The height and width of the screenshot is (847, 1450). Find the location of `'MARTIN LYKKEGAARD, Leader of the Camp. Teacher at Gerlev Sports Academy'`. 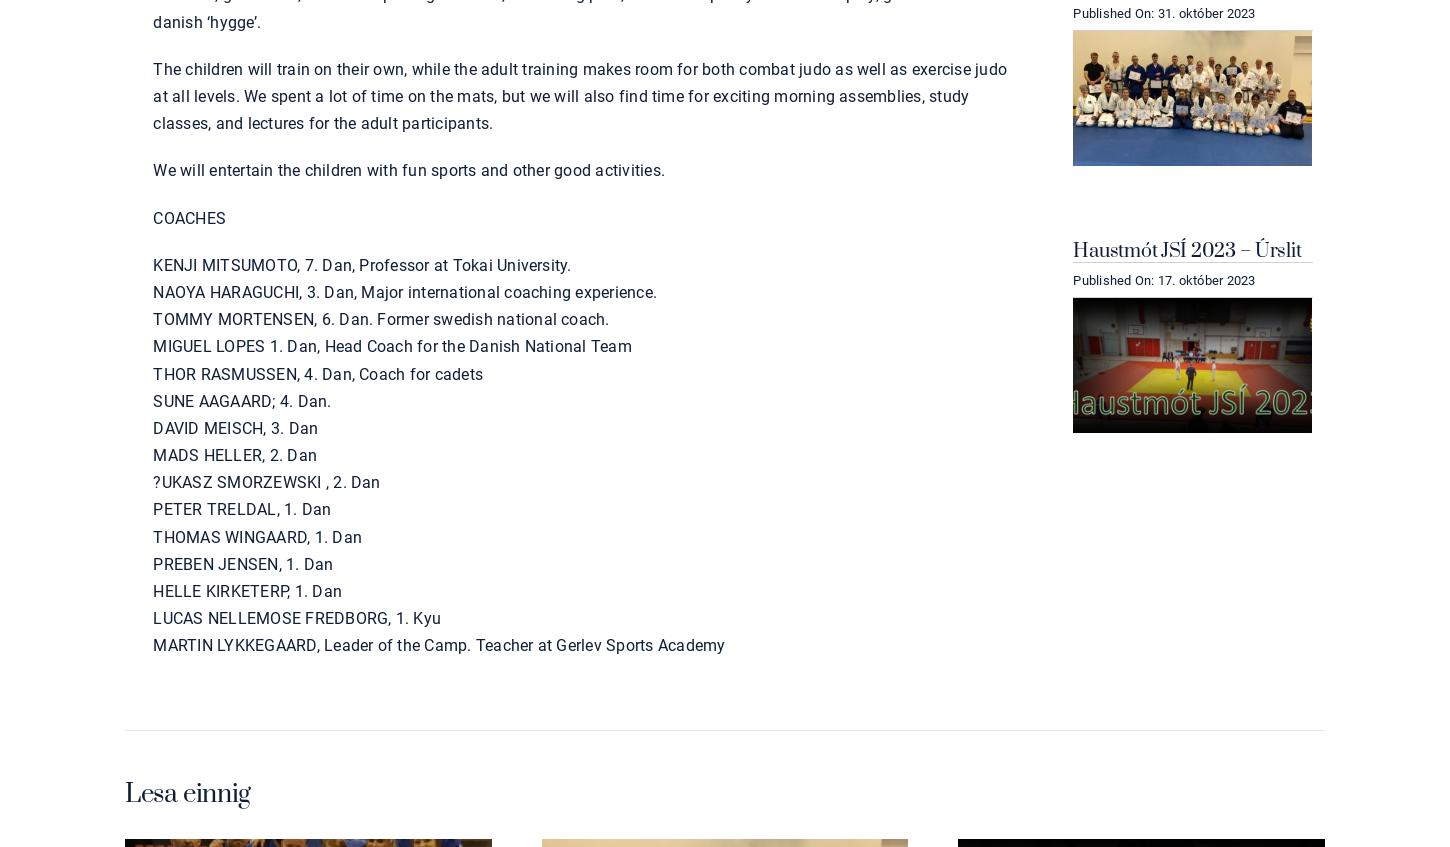

'MARTIN LYKKEGAARD, Leader of the Camp. Teacher at Gerlev Sports Academy' is located at coordinates (151, 644).